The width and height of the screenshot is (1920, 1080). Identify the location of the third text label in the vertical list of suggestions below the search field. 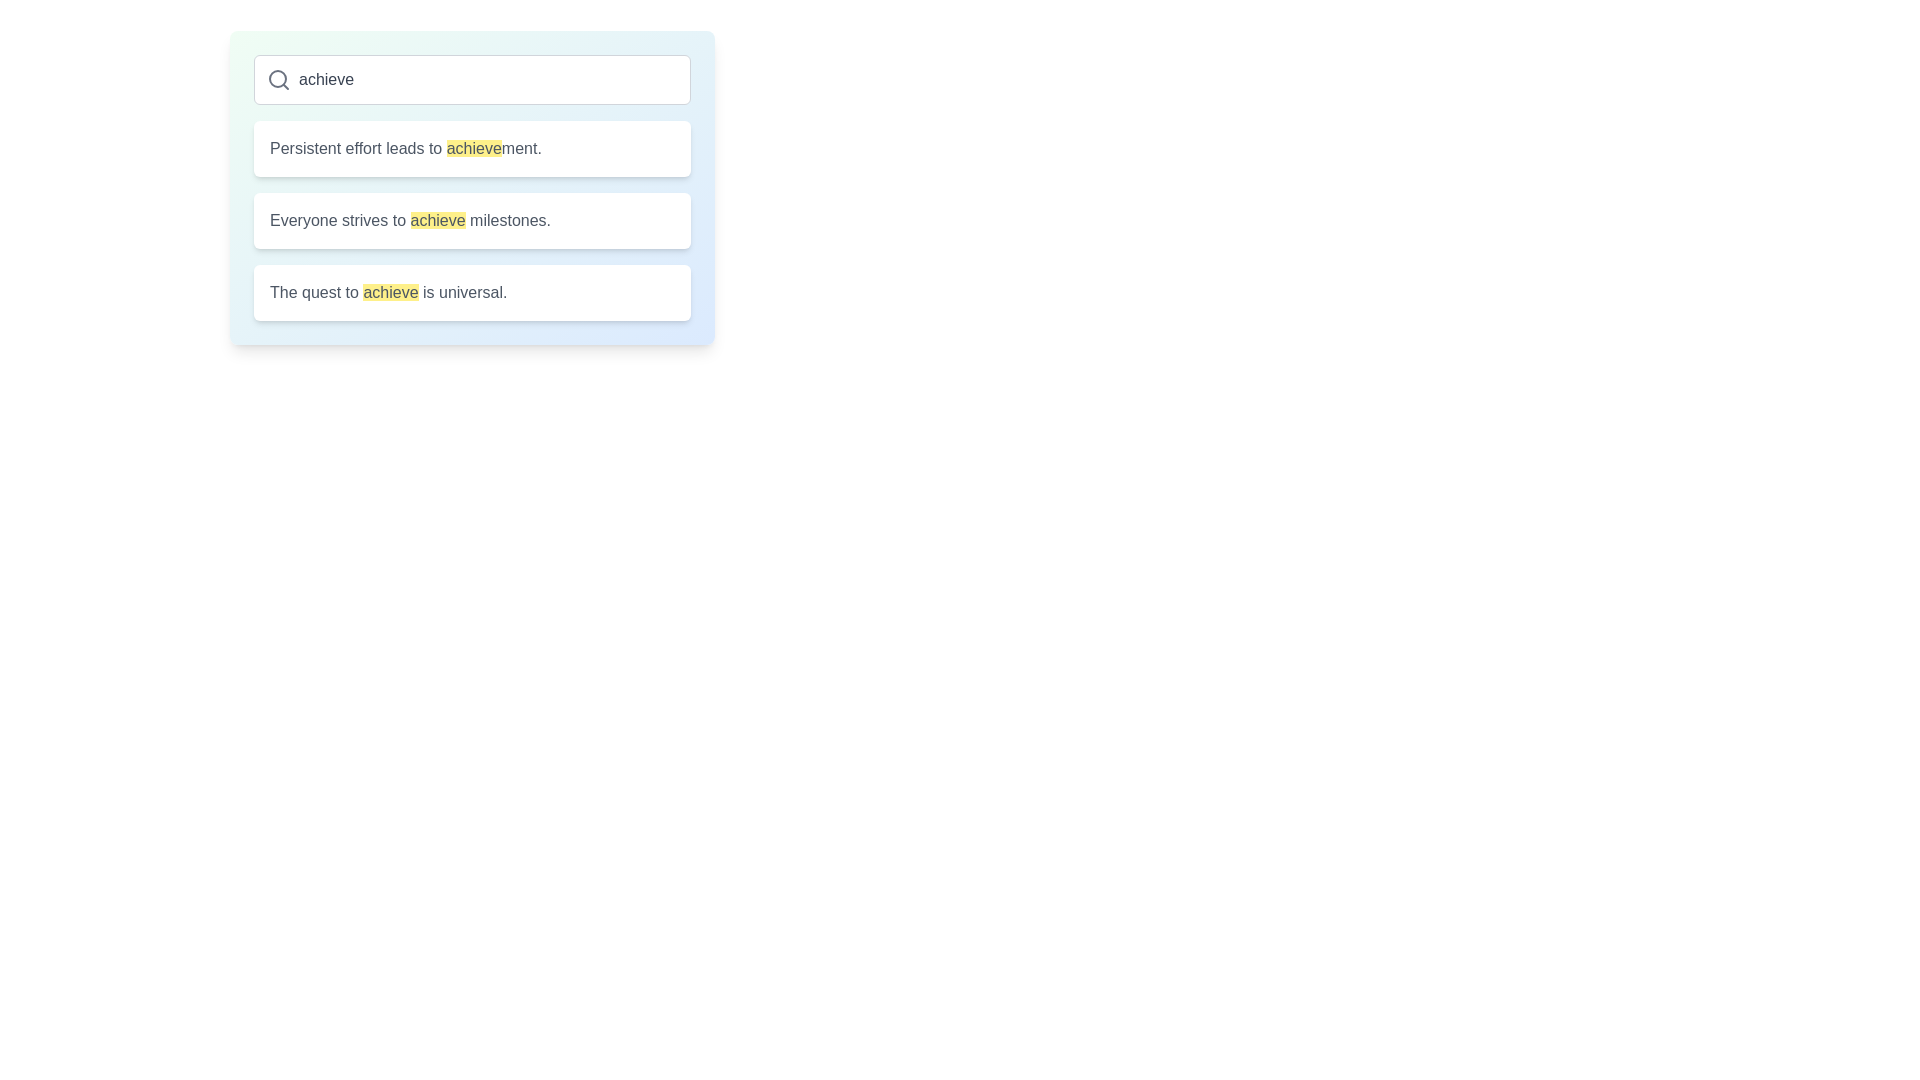
(388, 293).